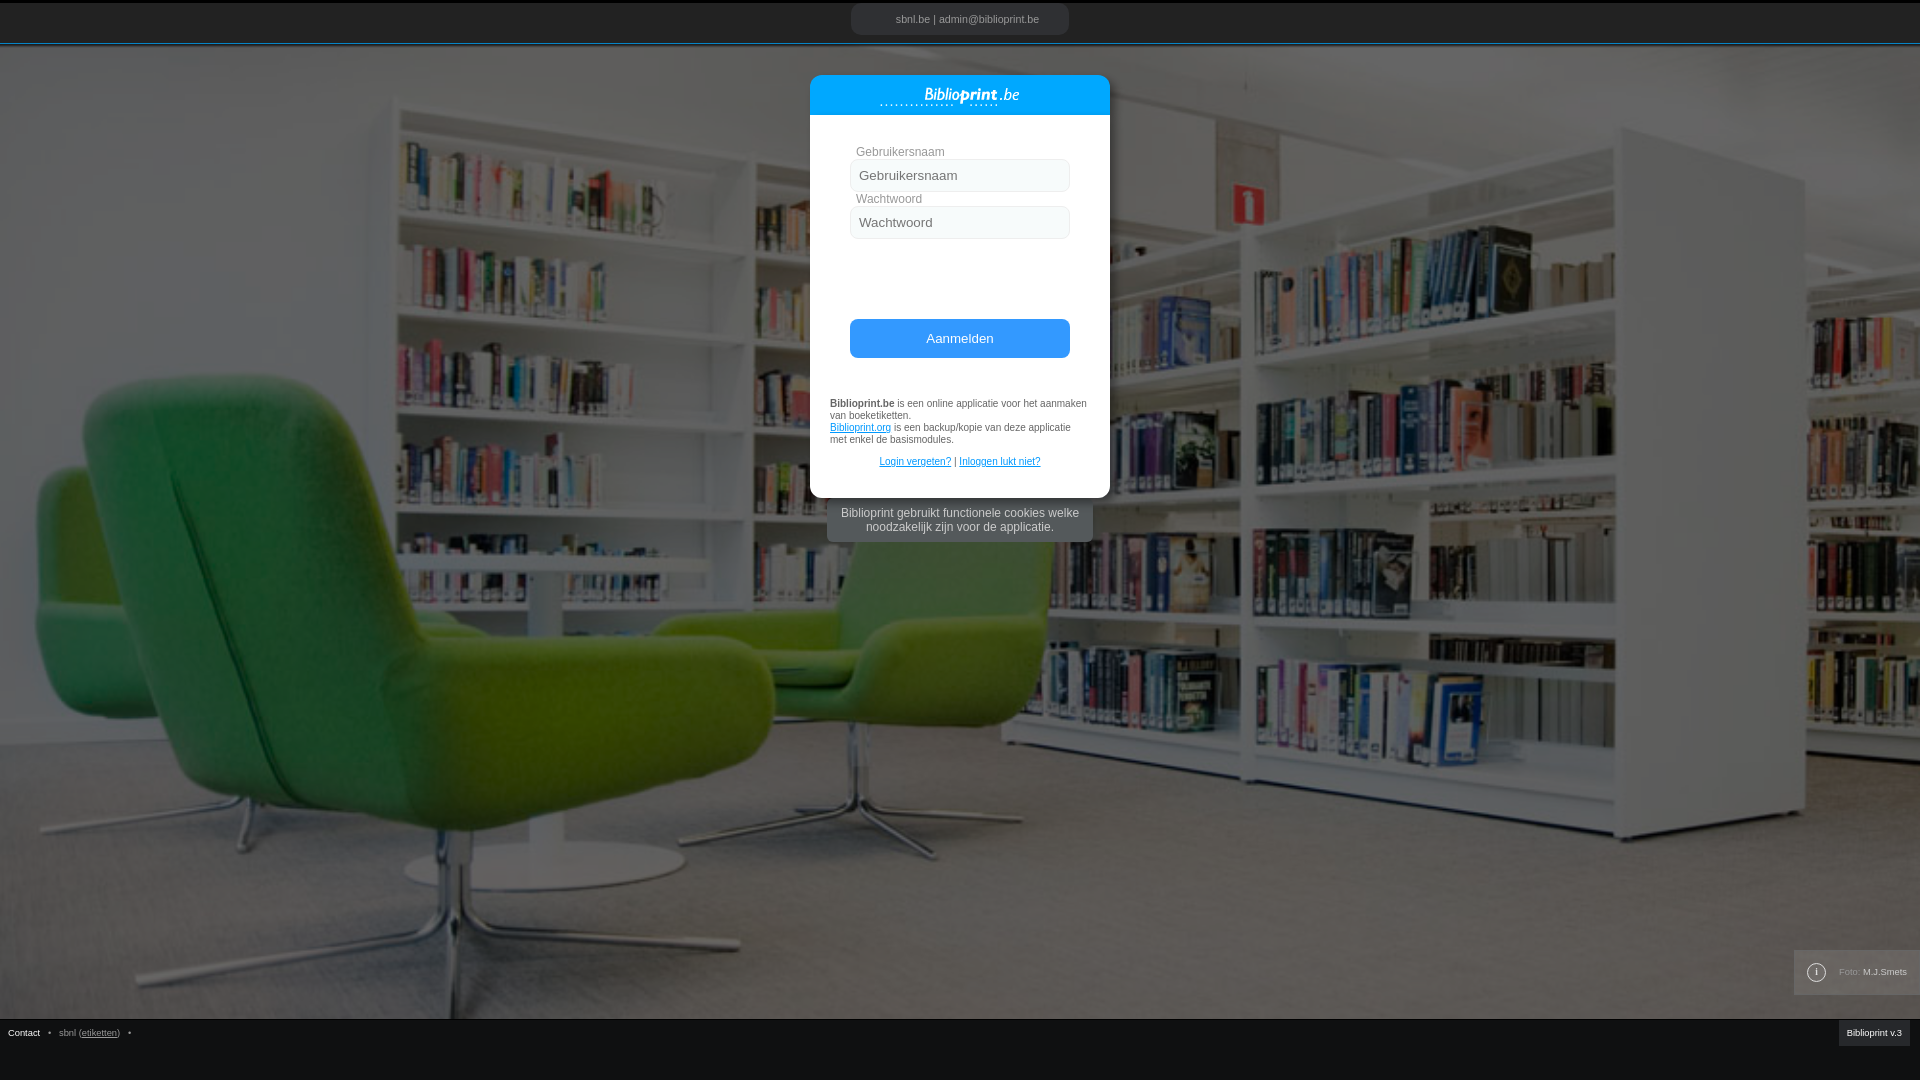 The width and height of the screenshot is (1920, 1080). I want to click on 'sbnl.be', so click(911, 19).